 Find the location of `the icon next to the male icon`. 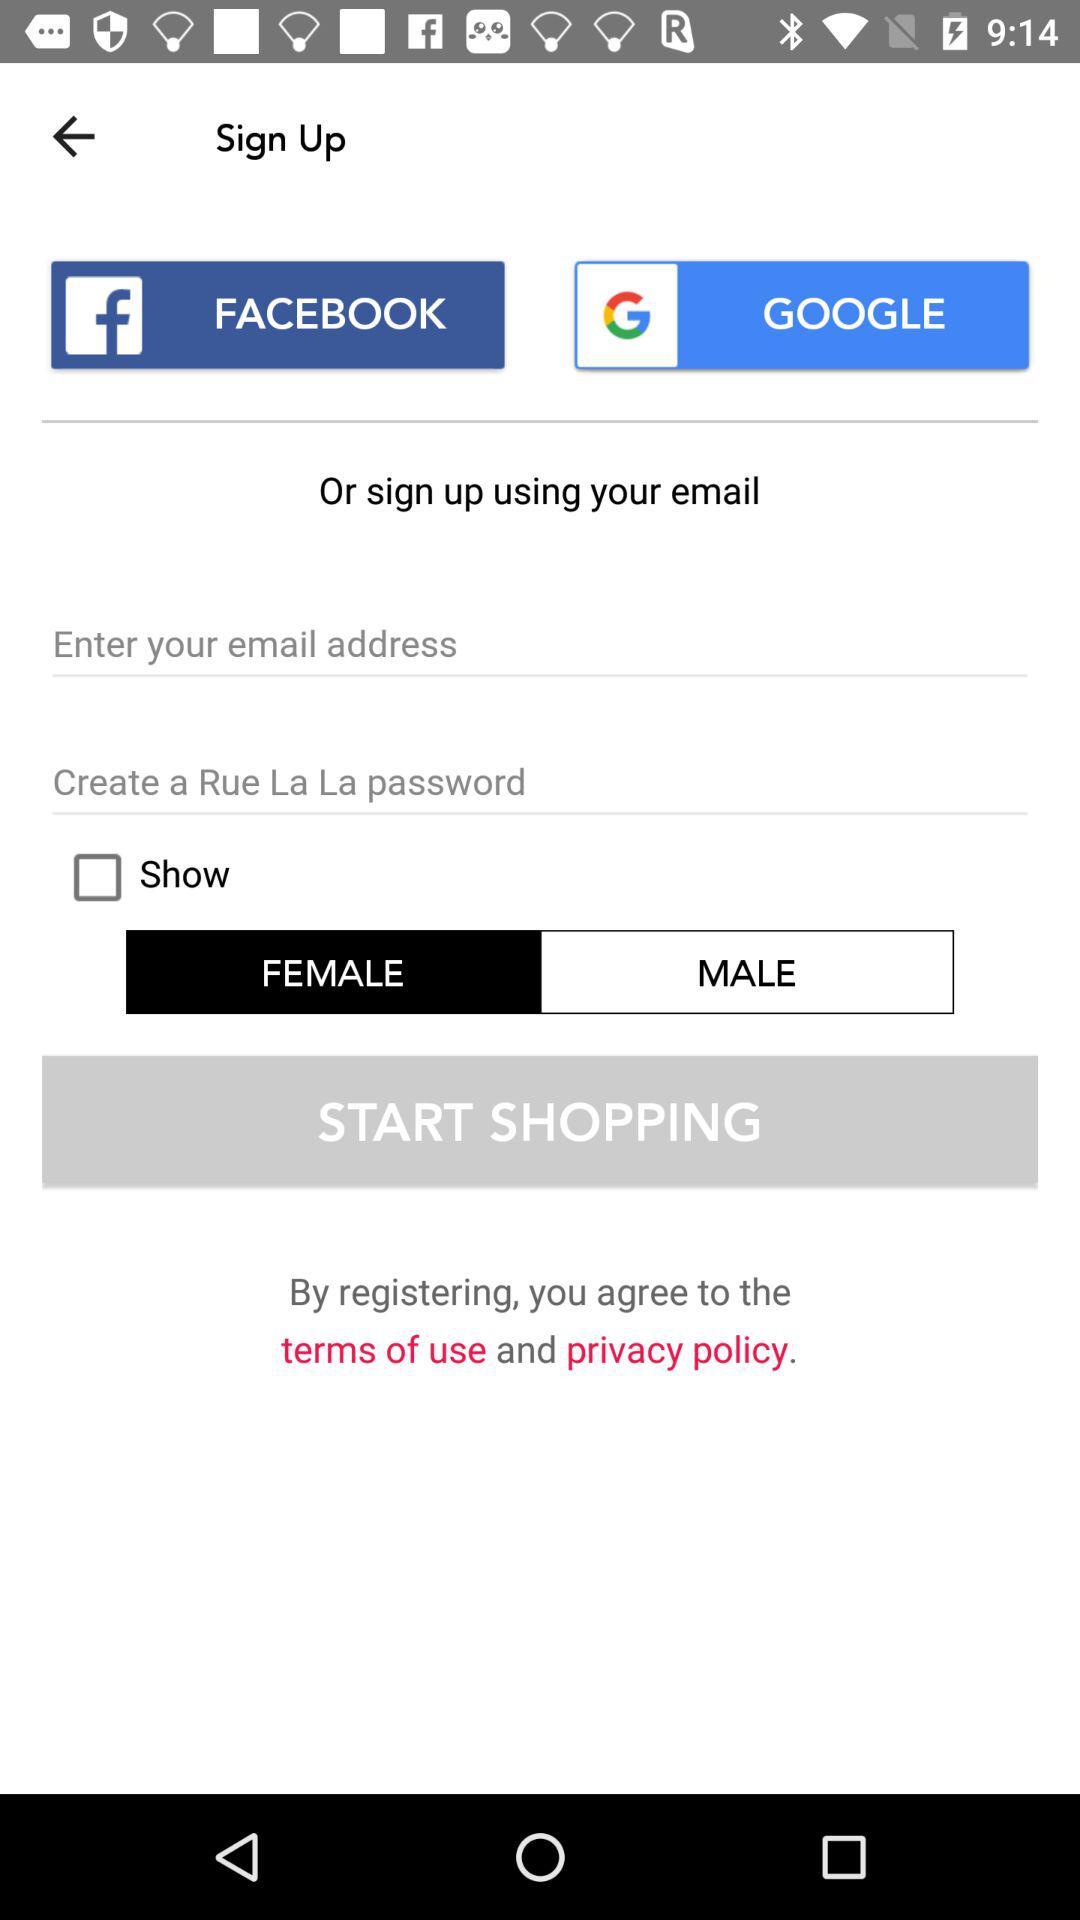

the icon next to the male icon is located at coordinates (331, 971).